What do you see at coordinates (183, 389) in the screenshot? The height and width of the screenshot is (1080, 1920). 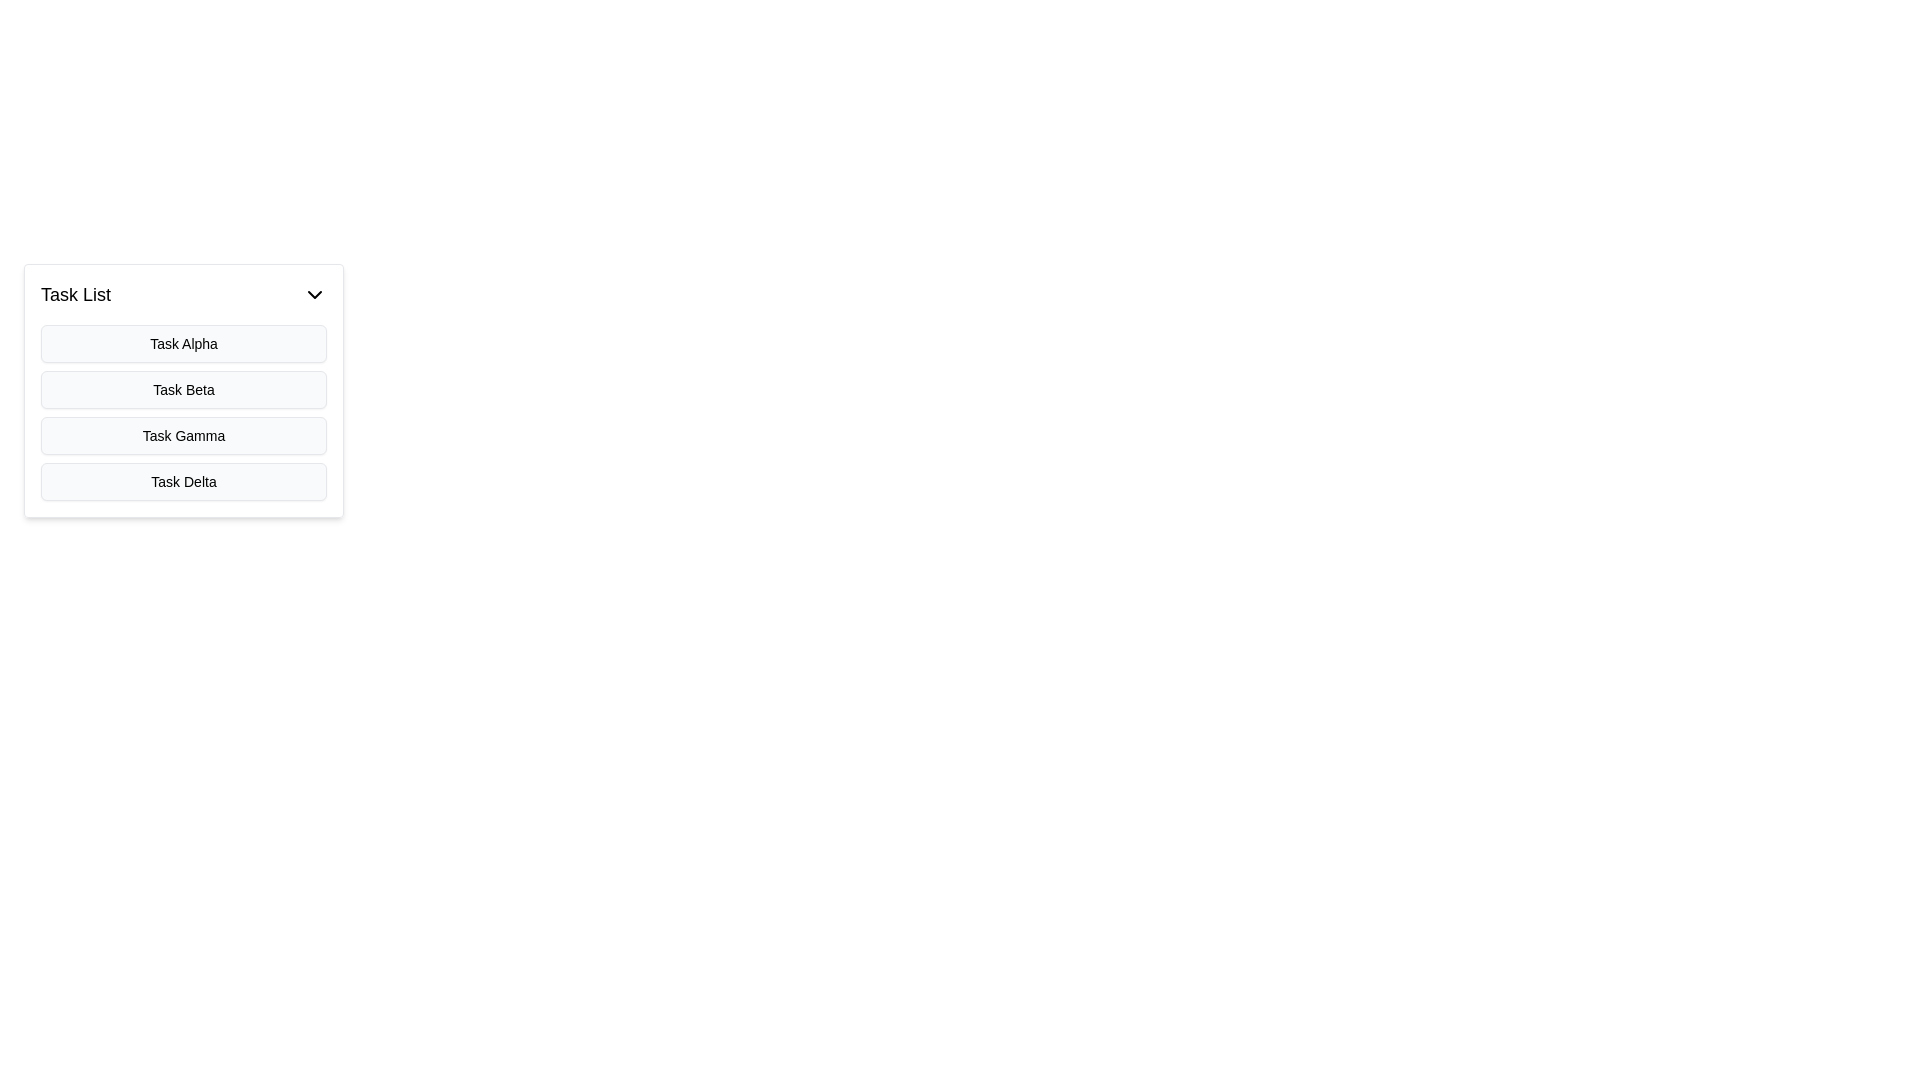 I see `the 'Task Beta' button, which is the second button in a vertical list of four buttons within the 'Task List' dropdown menu, to trigger the hover effect` at bounding box center [183, 389].